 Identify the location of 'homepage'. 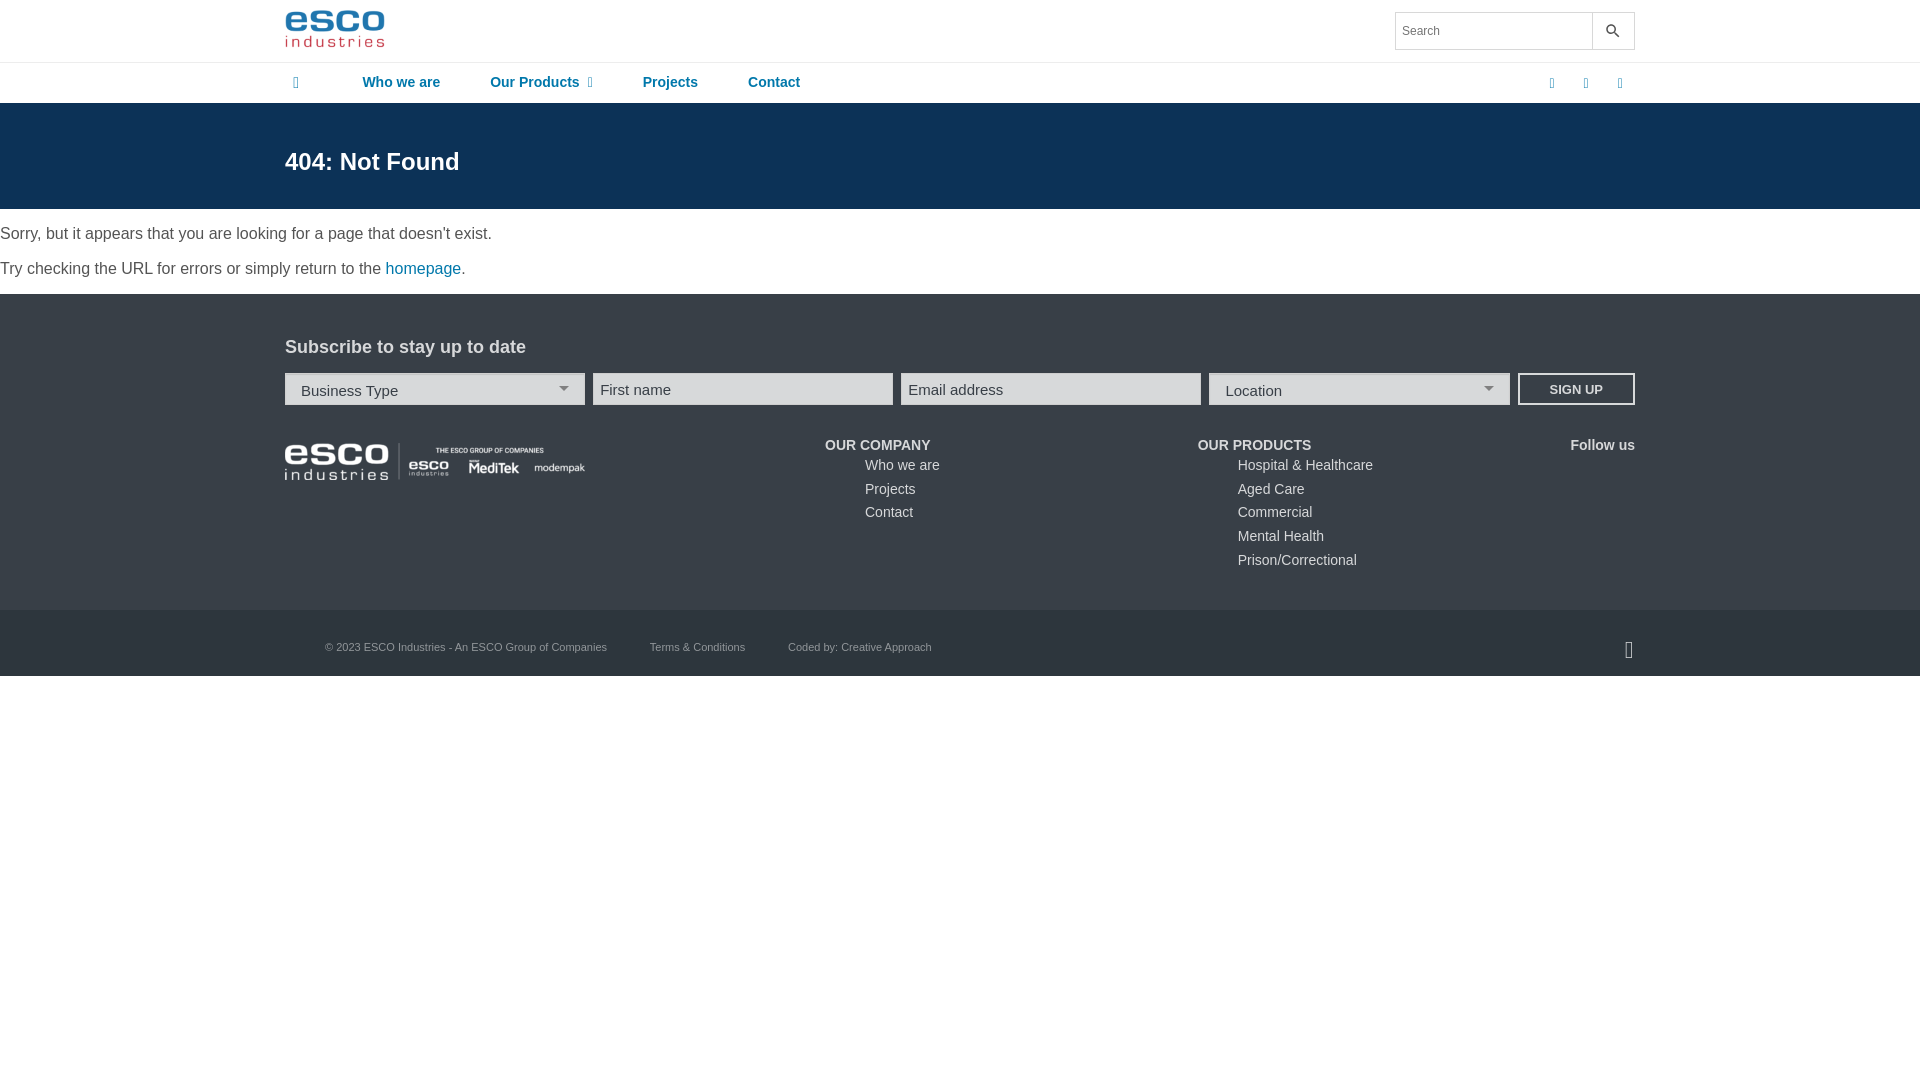
(422, 267).